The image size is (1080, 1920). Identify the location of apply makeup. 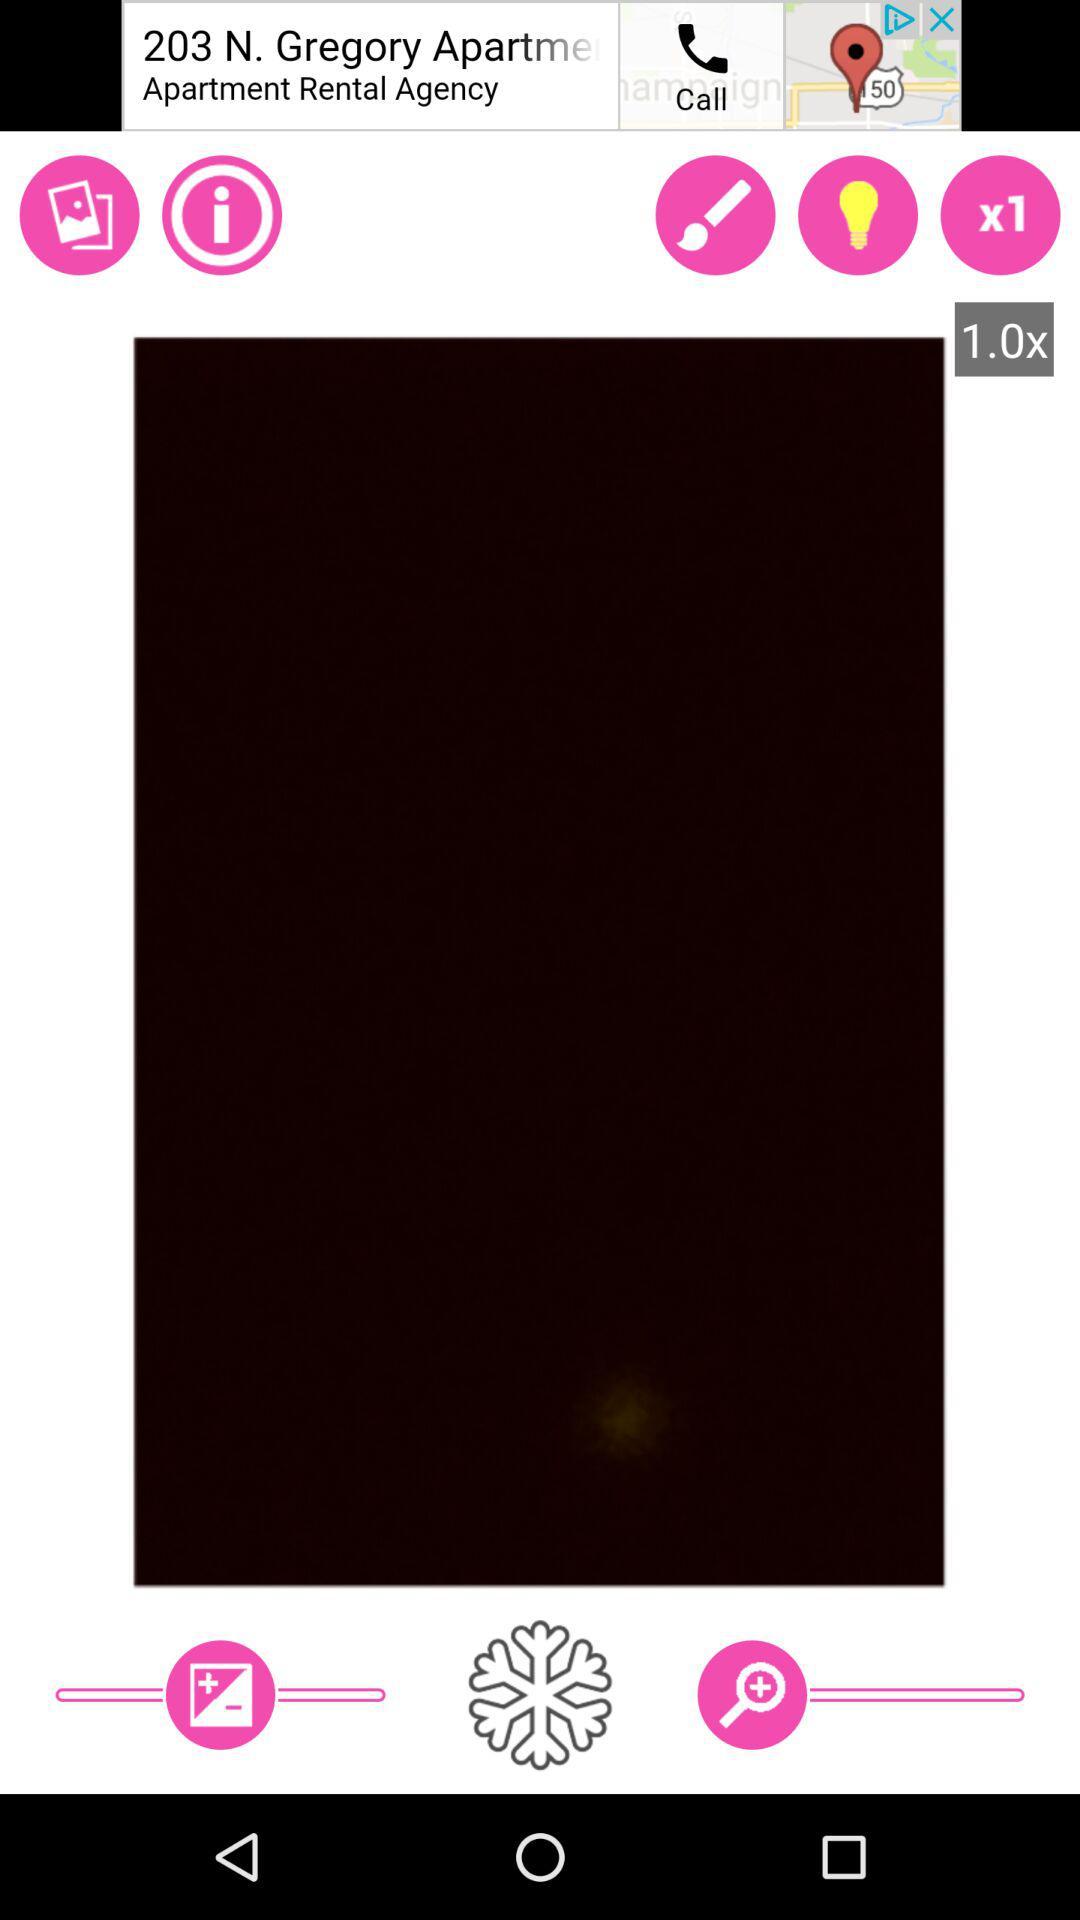
(714, 215).